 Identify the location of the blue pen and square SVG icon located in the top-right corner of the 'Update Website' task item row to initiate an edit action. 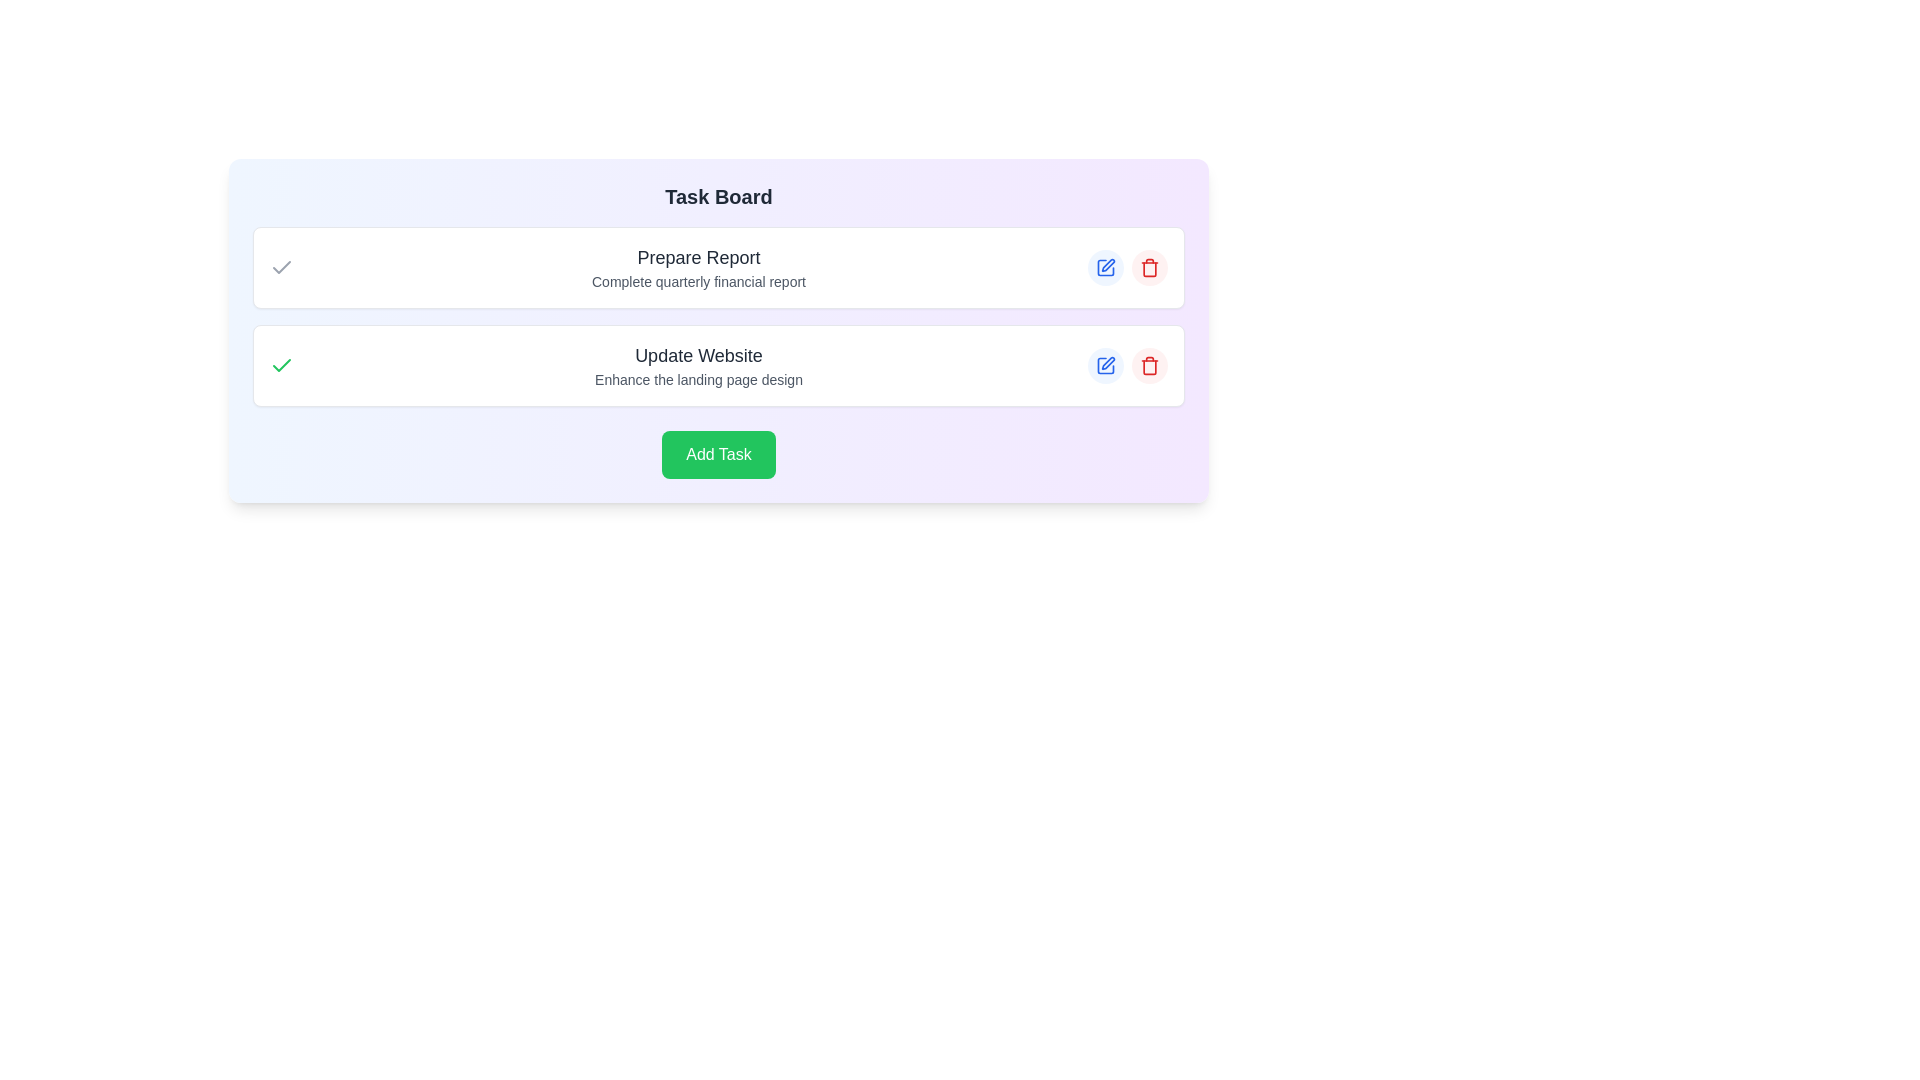
(1104, 266).